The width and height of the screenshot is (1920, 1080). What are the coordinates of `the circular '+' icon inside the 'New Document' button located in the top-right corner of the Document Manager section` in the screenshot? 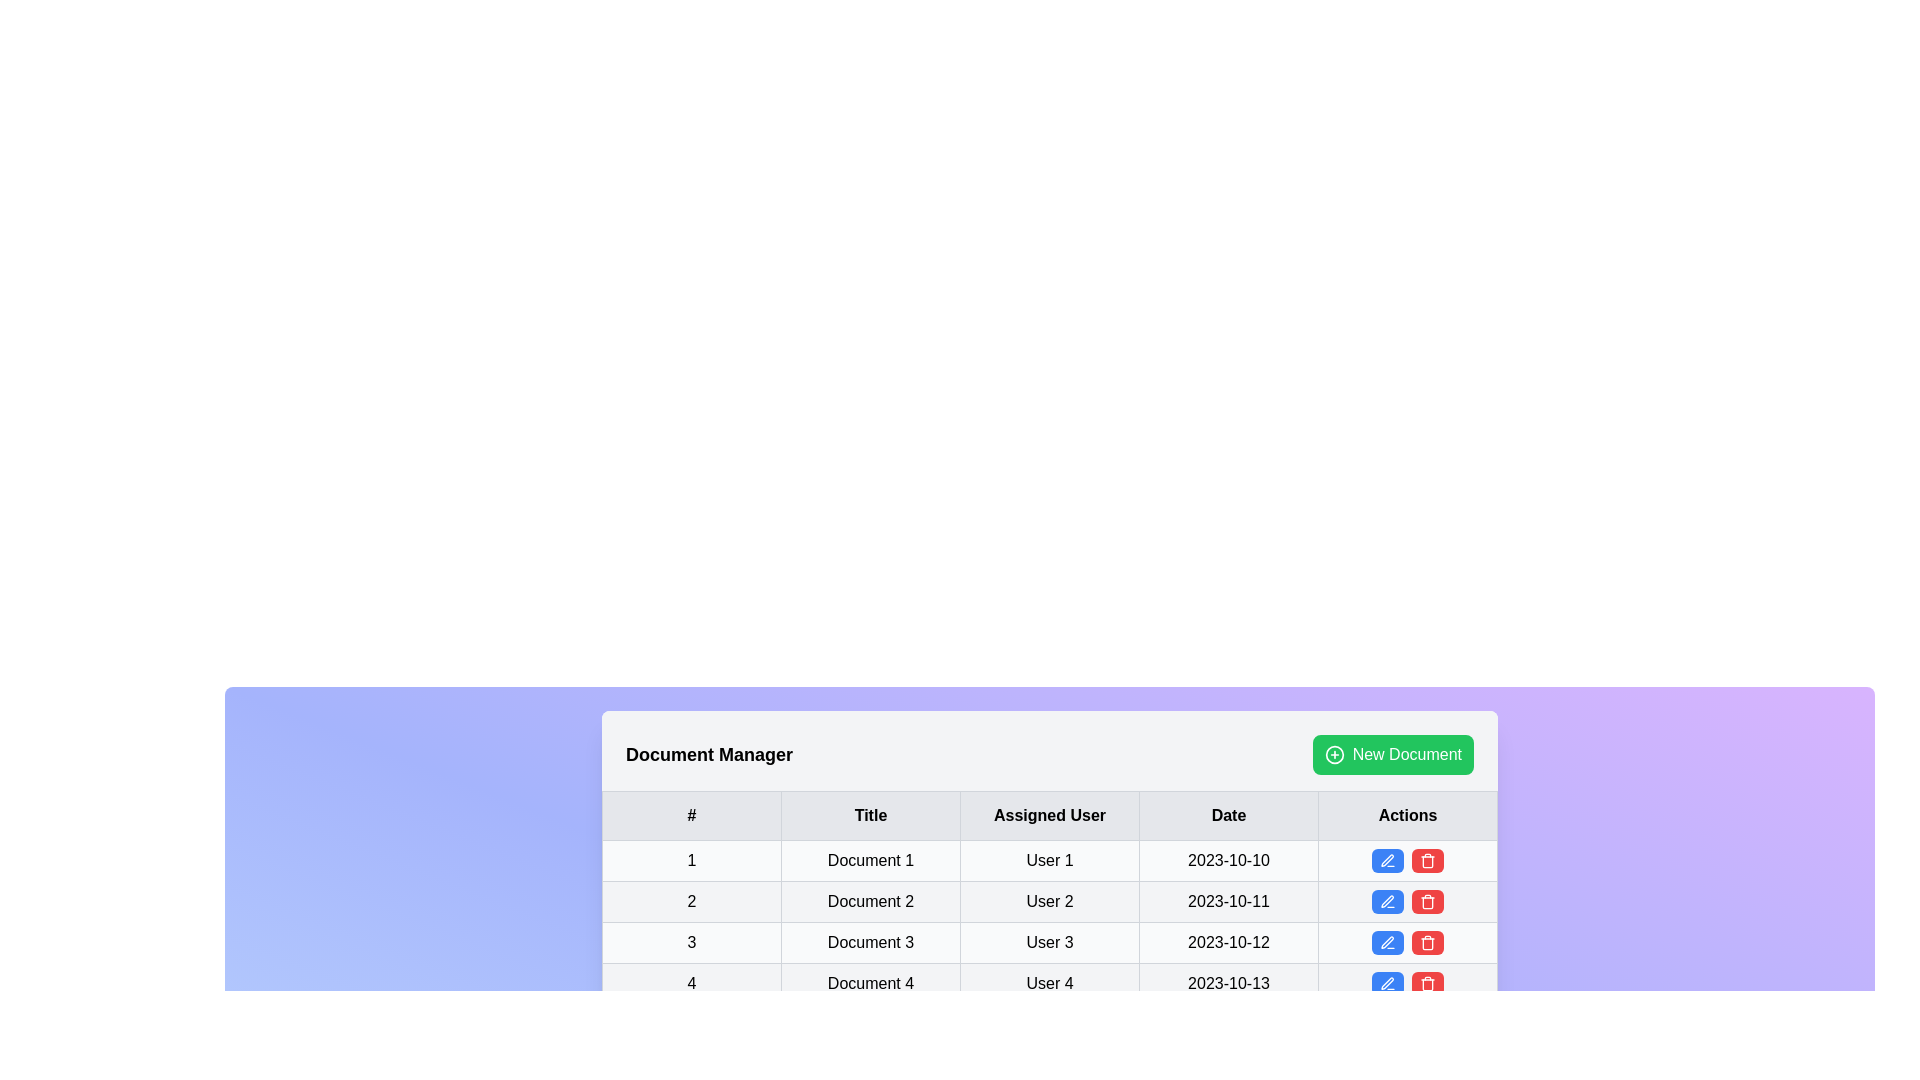 It's located at (1334, 755).